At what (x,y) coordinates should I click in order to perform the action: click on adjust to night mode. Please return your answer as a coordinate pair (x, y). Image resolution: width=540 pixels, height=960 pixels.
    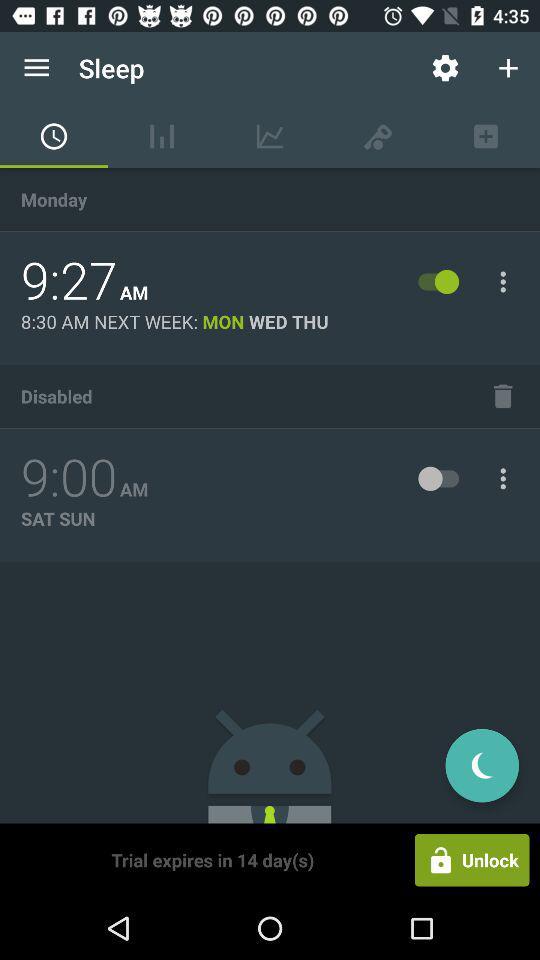
    Looking at the image, I should click on (481, 764).